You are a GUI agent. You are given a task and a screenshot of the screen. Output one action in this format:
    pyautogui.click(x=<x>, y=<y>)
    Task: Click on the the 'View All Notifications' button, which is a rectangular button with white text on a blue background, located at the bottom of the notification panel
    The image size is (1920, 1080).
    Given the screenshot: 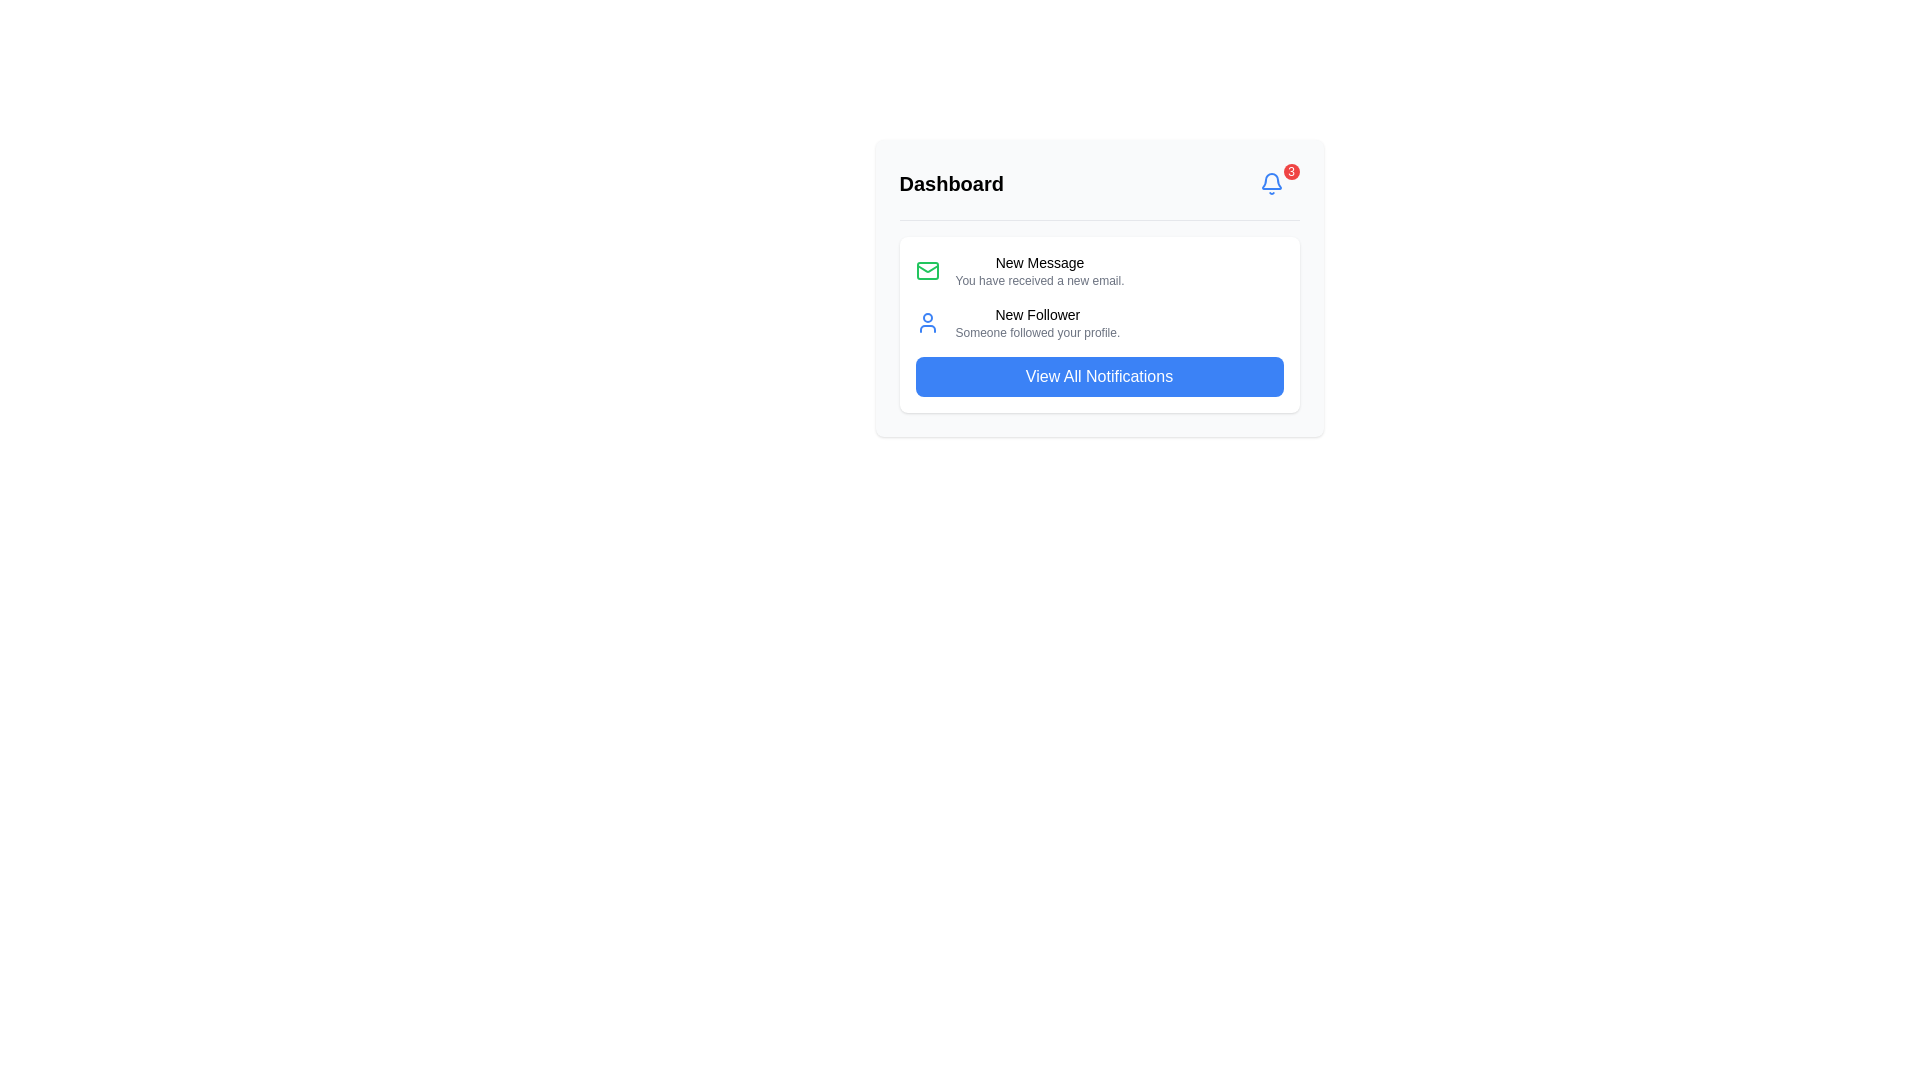 What is the action you would take?
    pyautogui.click(x=1098, y=377)
    